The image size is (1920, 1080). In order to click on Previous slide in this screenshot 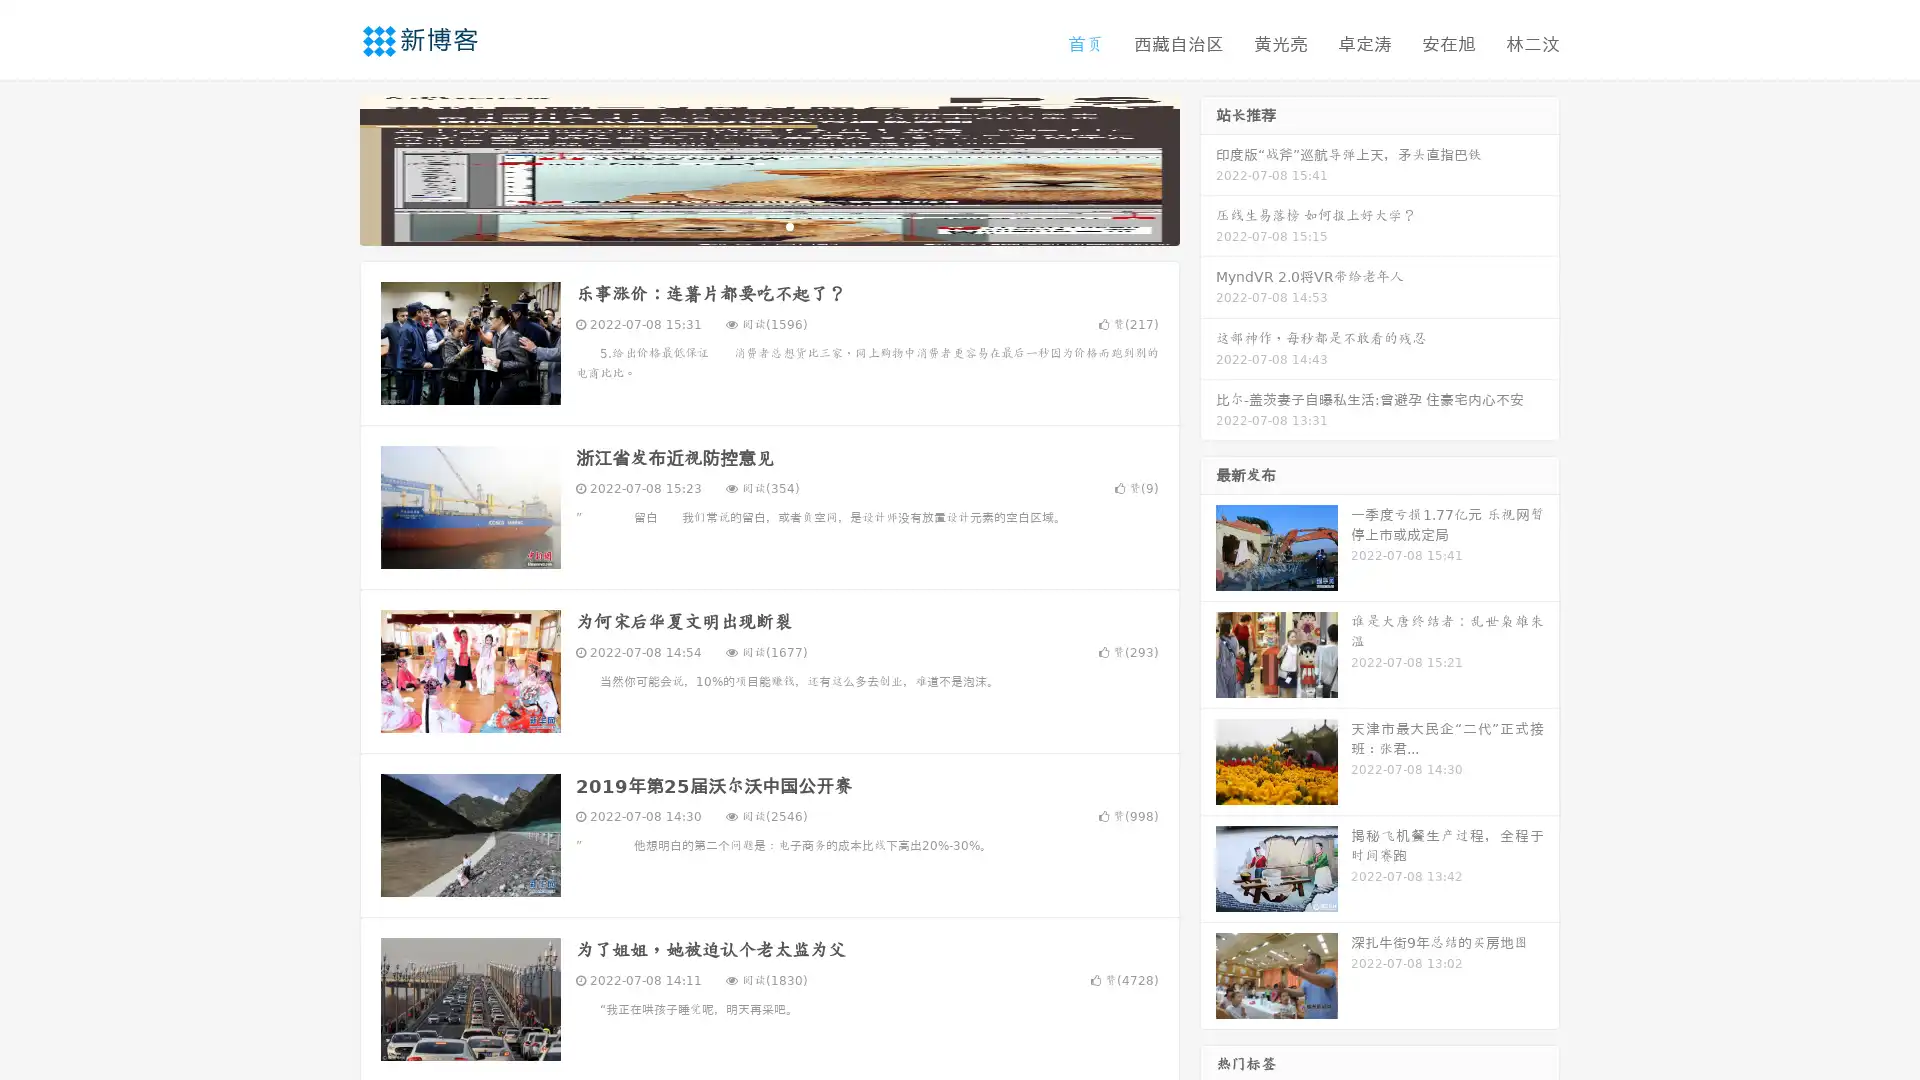, I will do `click(330, 168)`.